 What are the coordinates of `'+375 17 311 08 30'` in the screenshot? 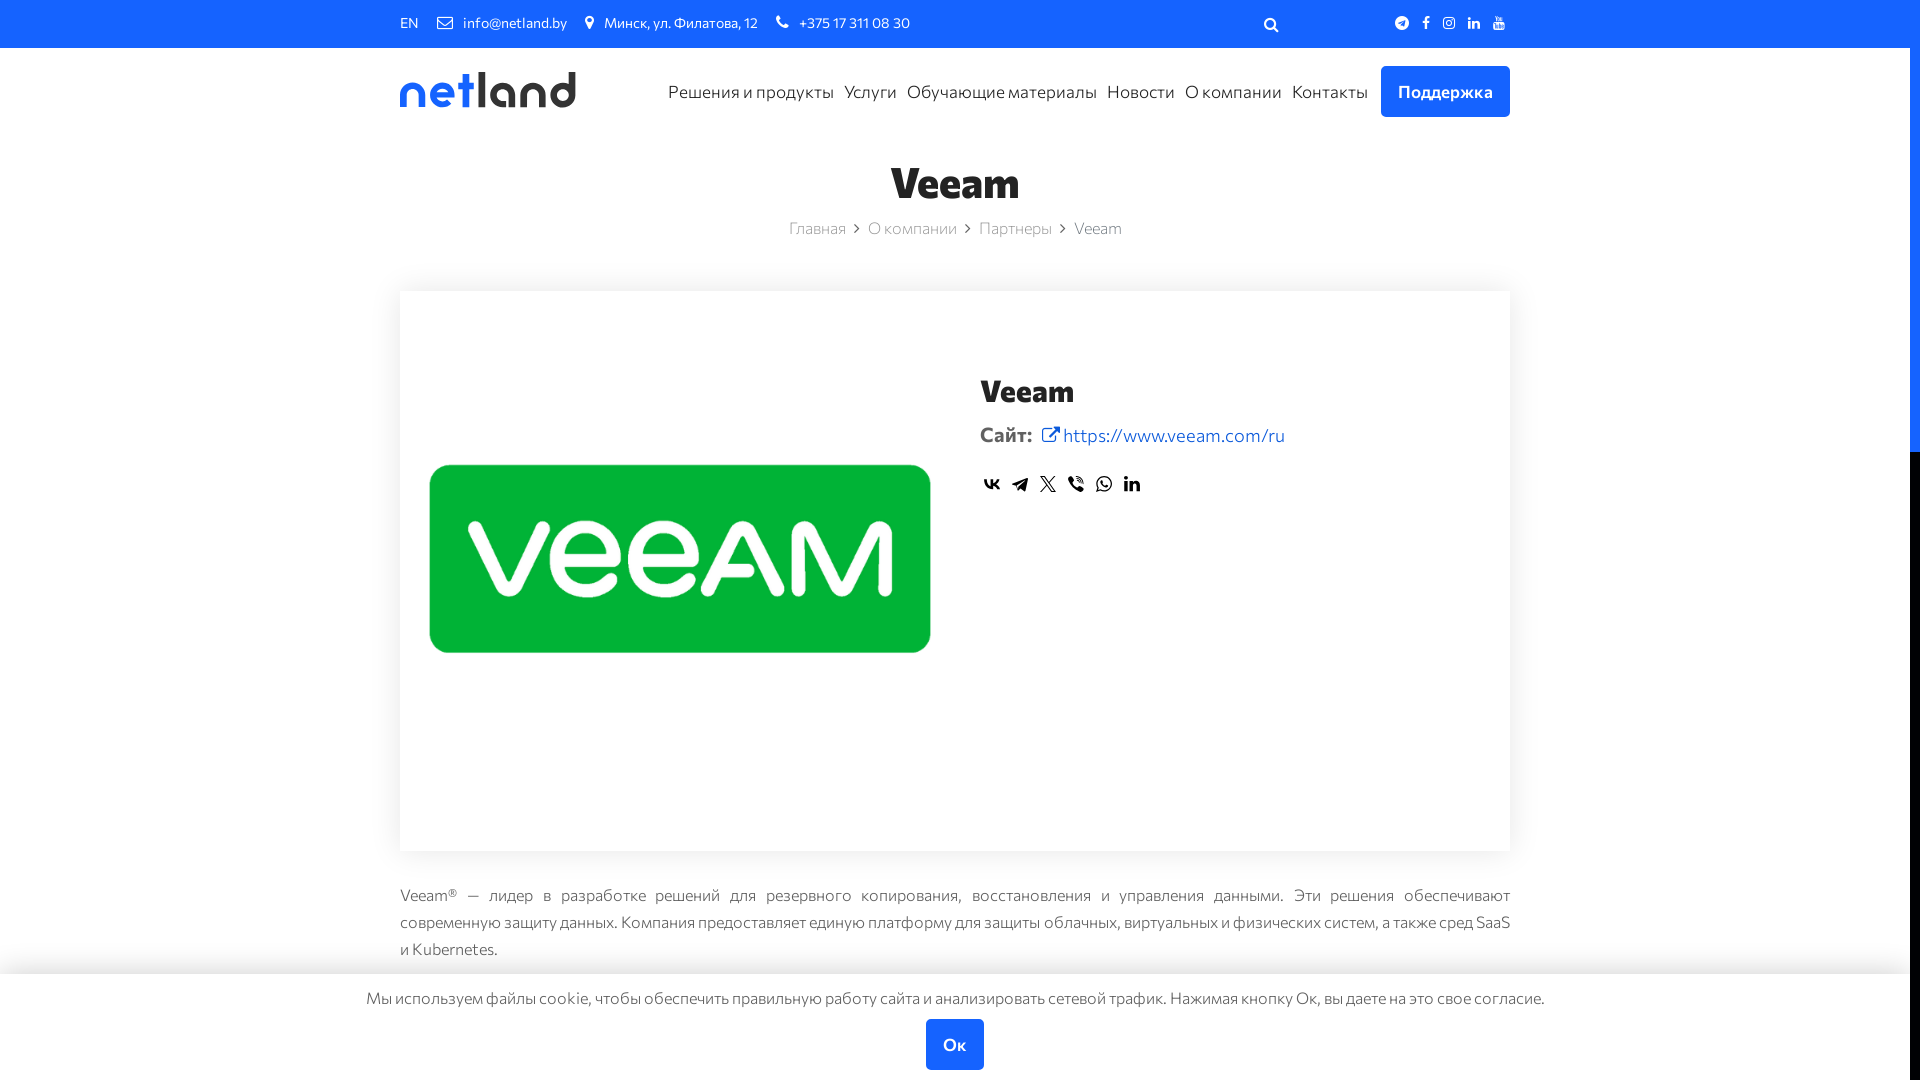 It's located at (775, 22).